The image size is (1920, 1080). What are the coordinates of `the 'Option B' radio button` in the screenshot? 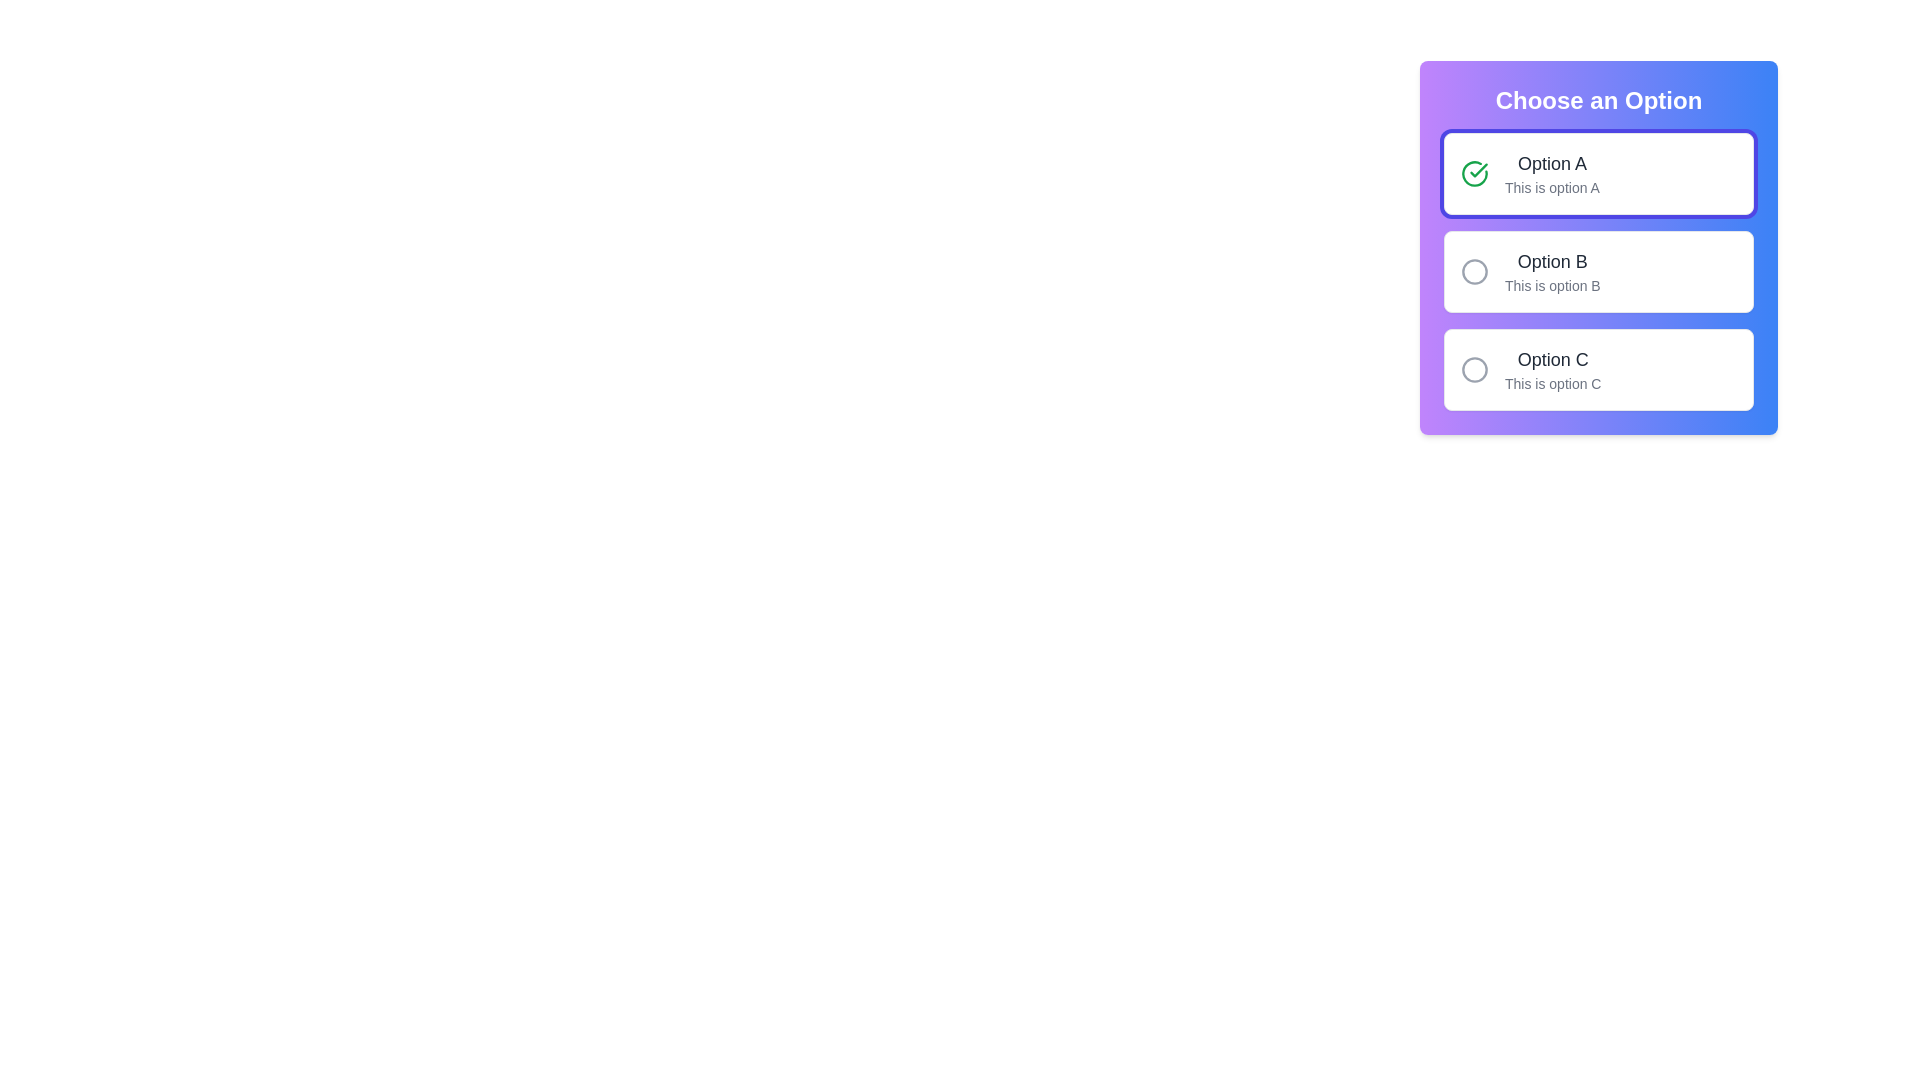 It's located at (1597, 272).